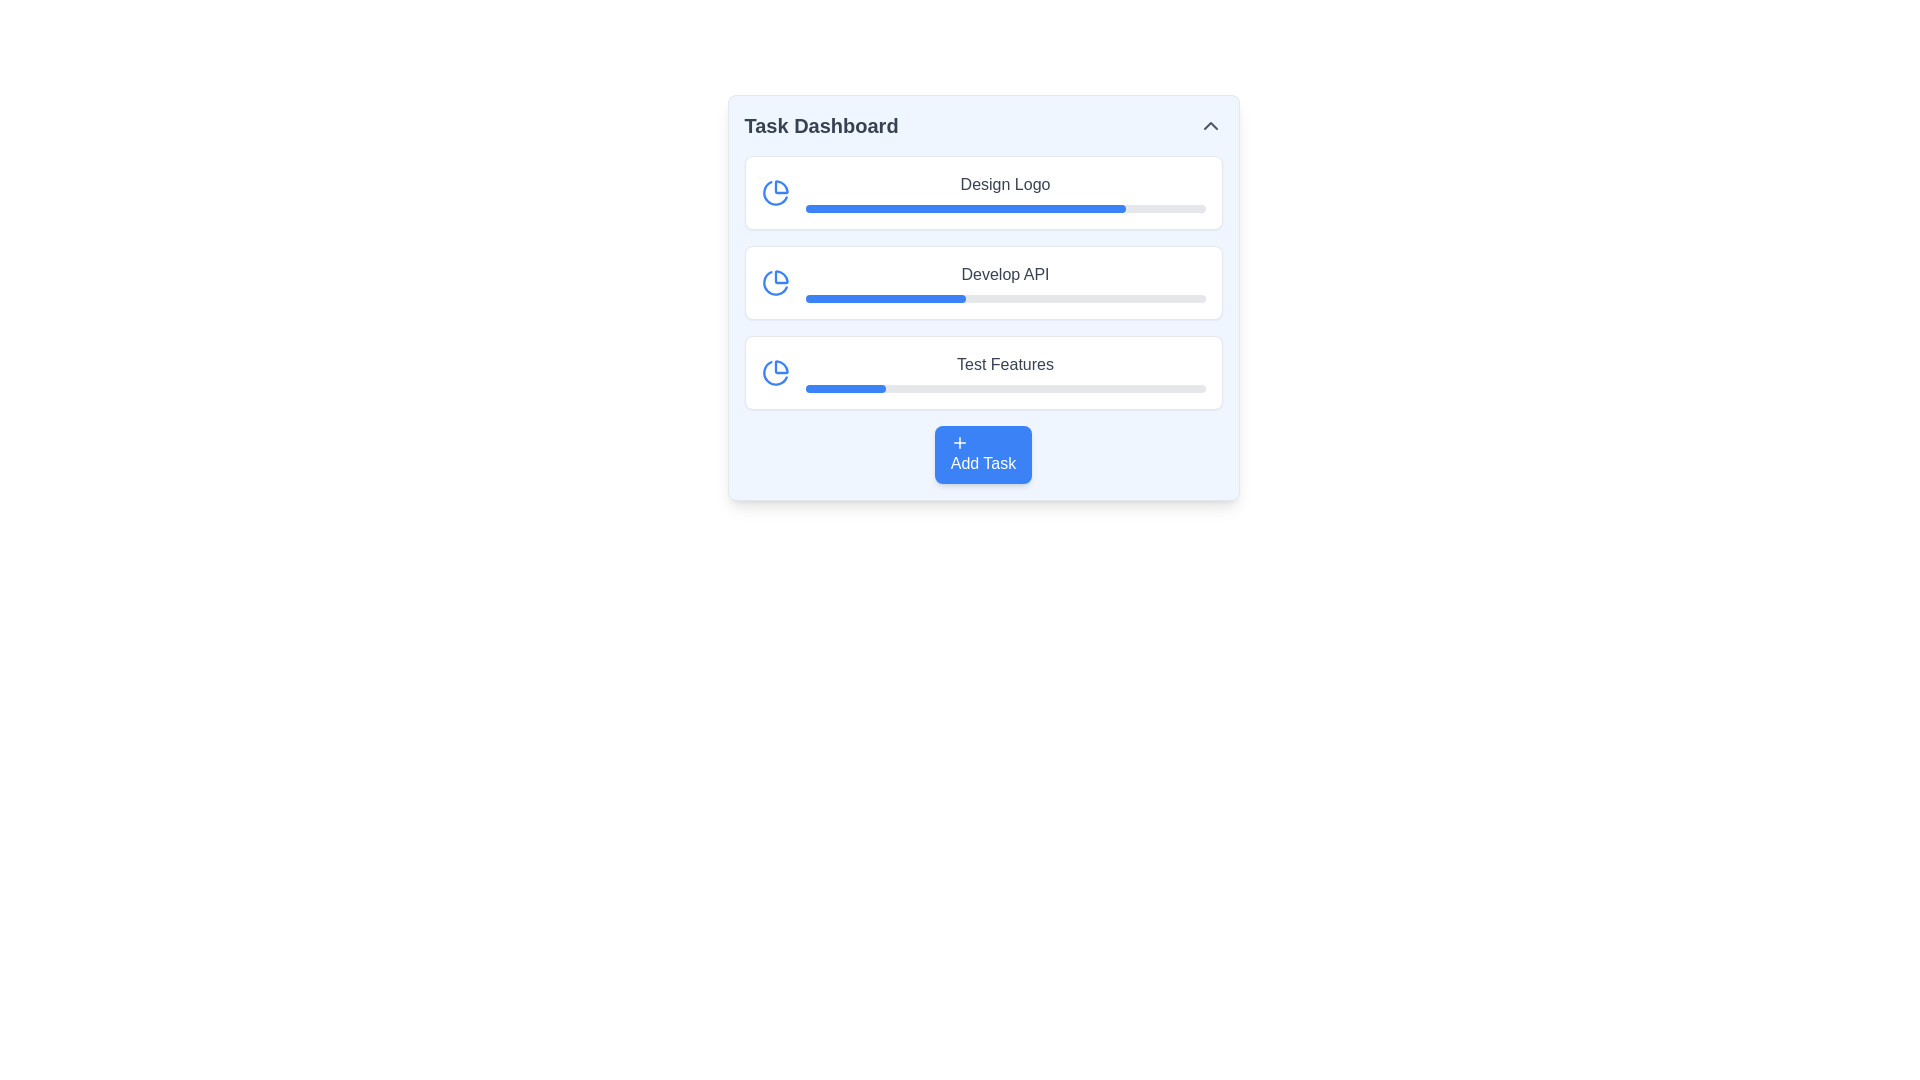 Image resolution: width=1920 pixels, height=1080 pixels. I want to click on the pie chart slice SVG element located next to the 'Test Features' title in the task card, so click(774, 373).